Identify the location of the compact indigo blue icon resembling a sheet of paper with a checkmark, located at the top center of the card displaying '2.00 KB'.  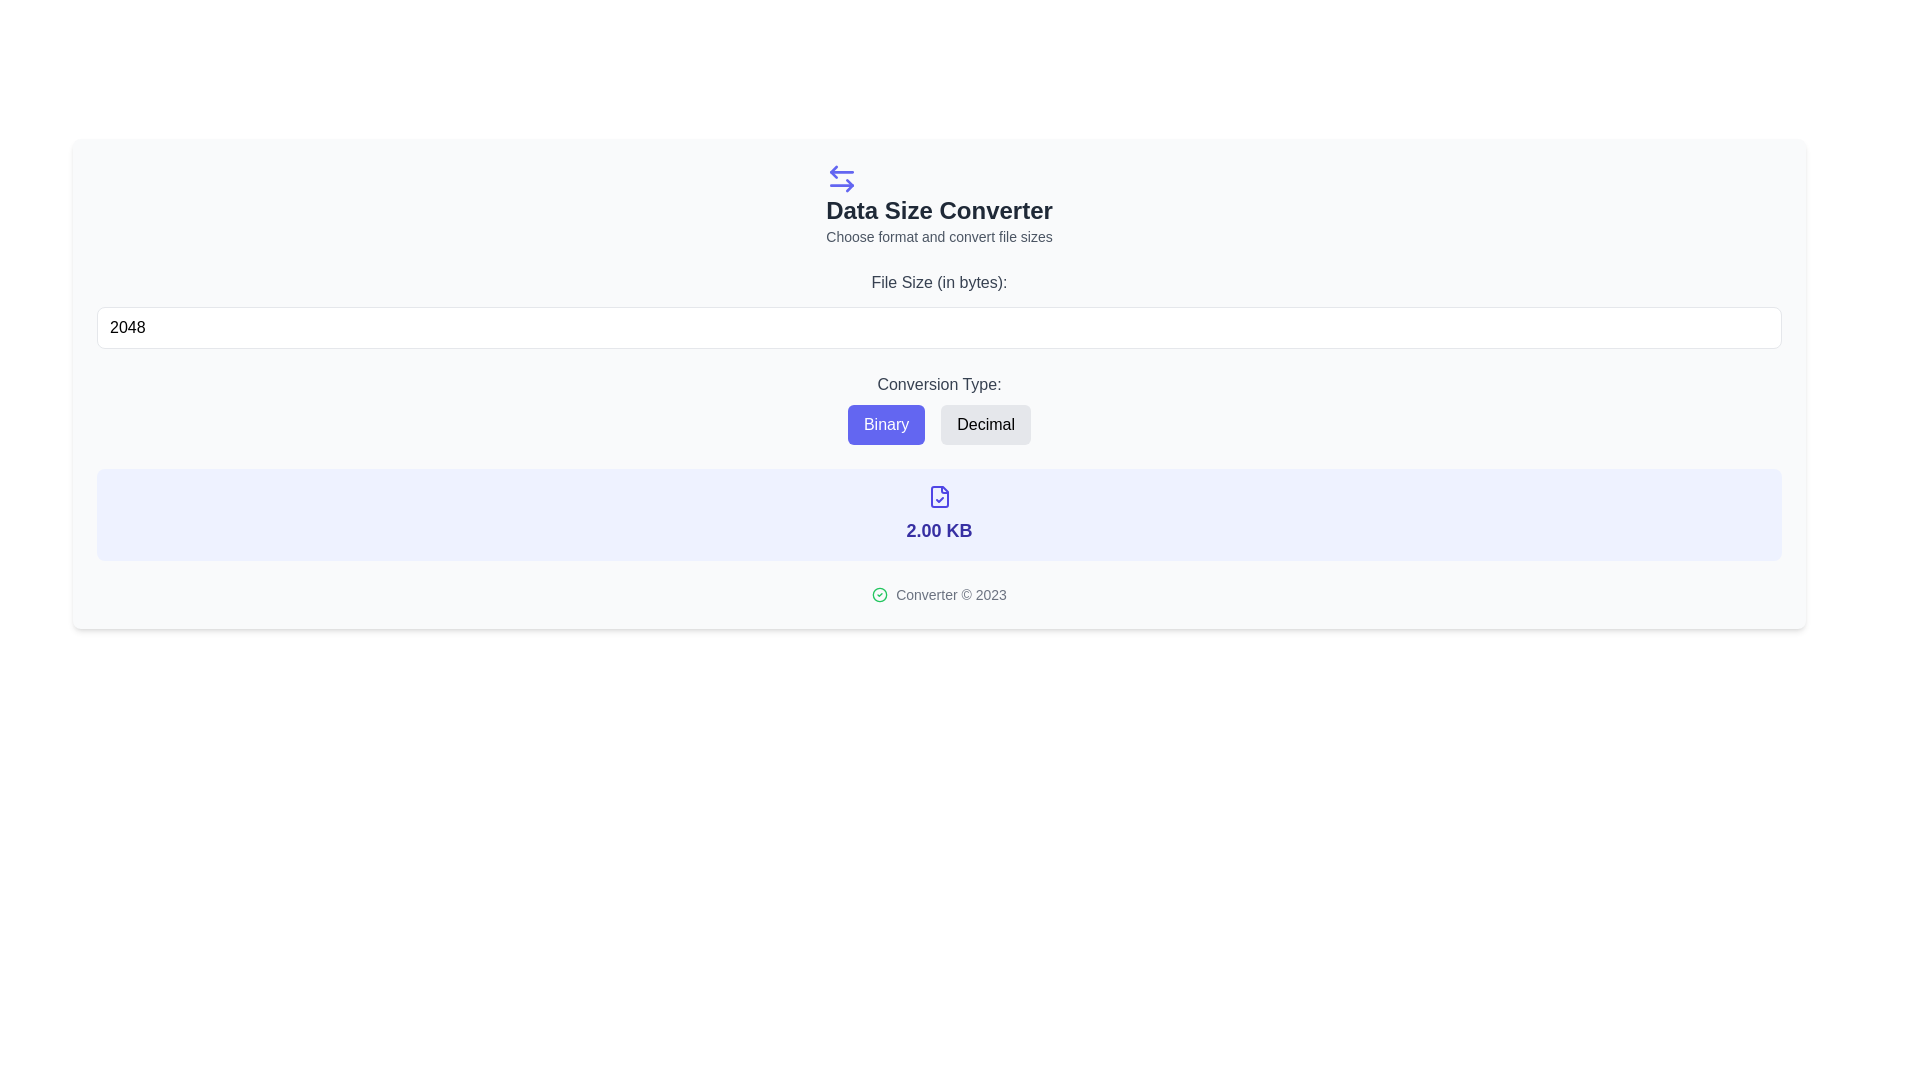
(938, 496).